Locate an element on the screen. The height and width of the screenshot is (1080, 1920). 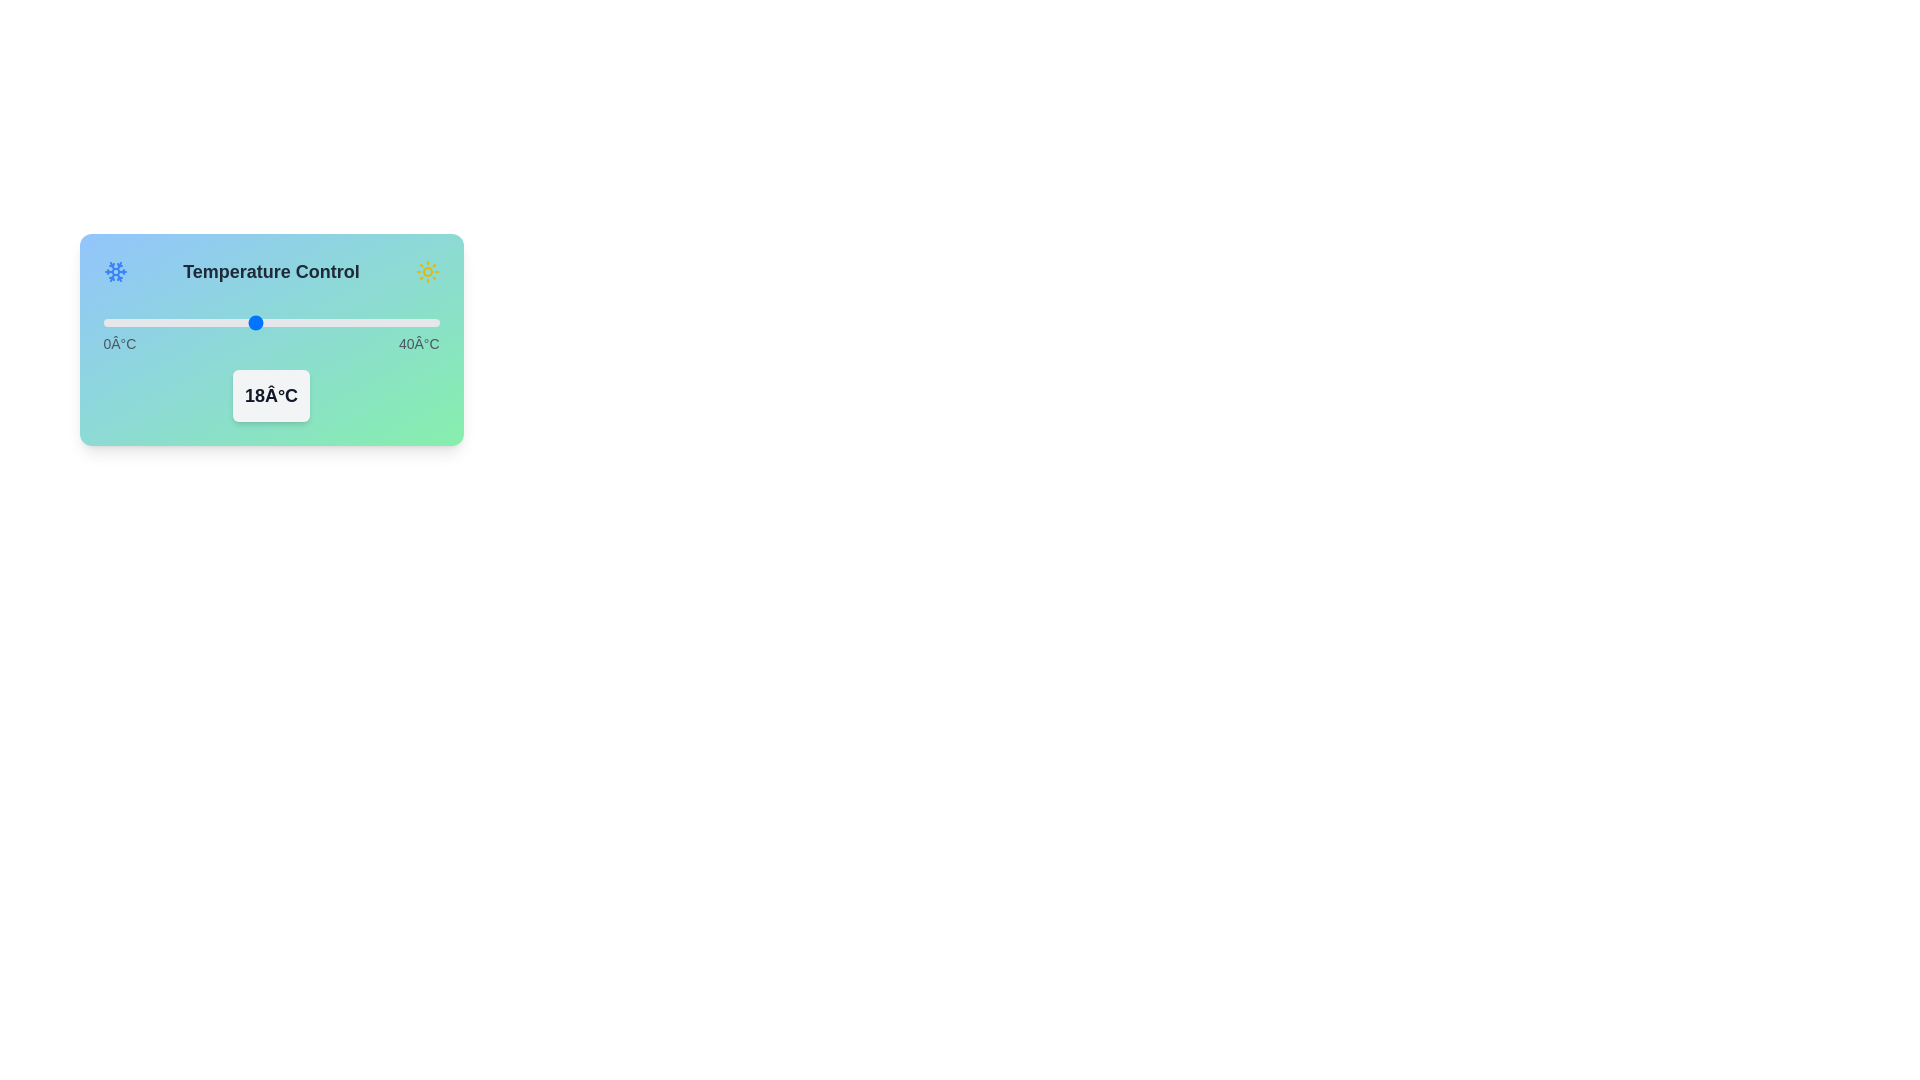
the temperature slider to set the temperature to 28 degrees Celsius is located at coordinates (338, 322).